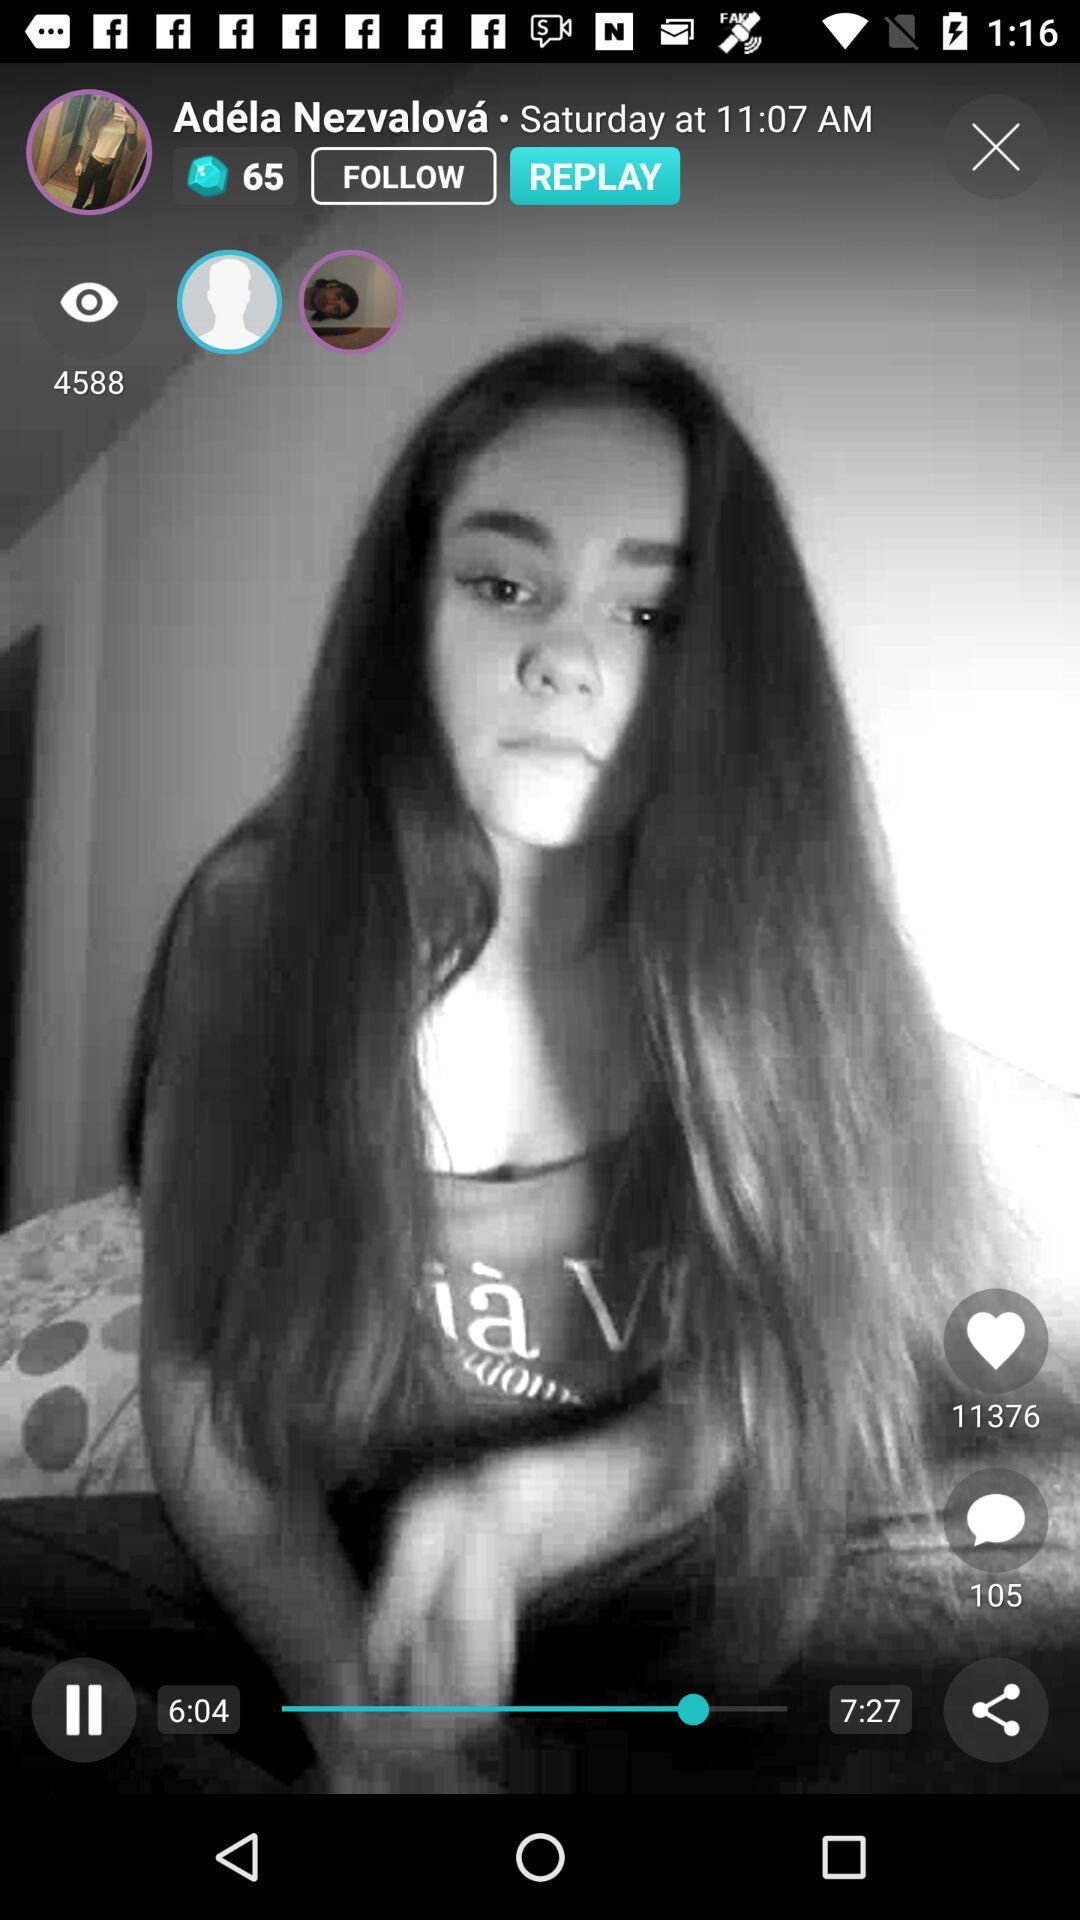 The height and width of the screenshot is (1920, 1080). What do you see at coordinates (88, 301) in the screenshot?
I see `the visibility icon` at bounding box center [88, 301].